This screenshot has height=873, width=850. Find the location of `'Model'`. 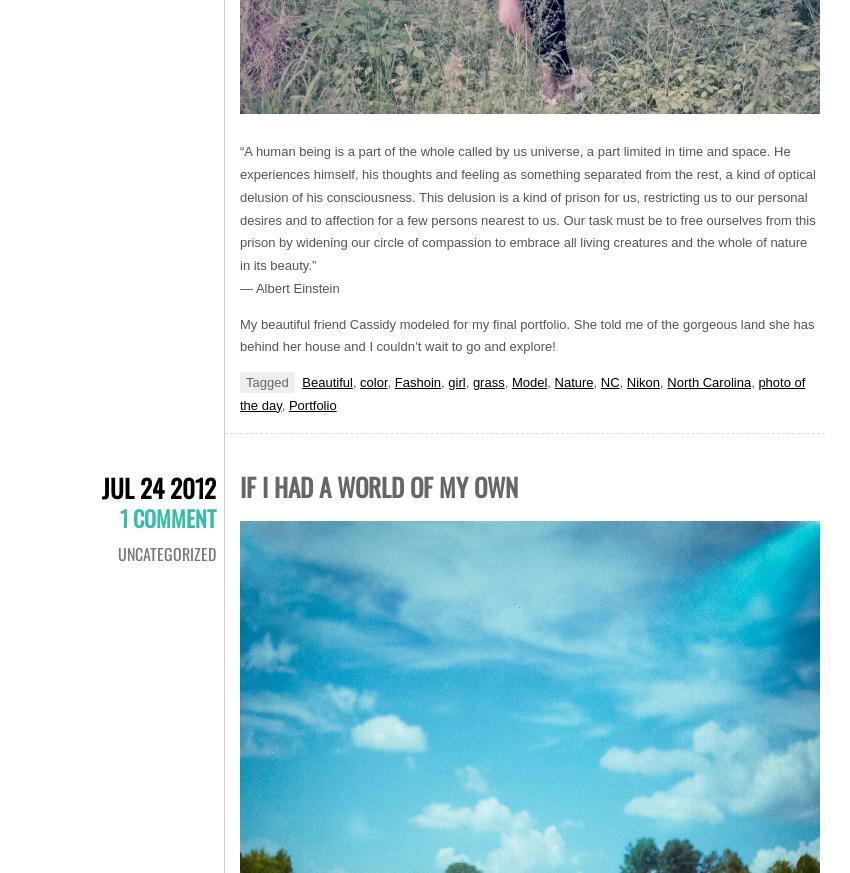

'Model' is located at coordinates (528, 381).